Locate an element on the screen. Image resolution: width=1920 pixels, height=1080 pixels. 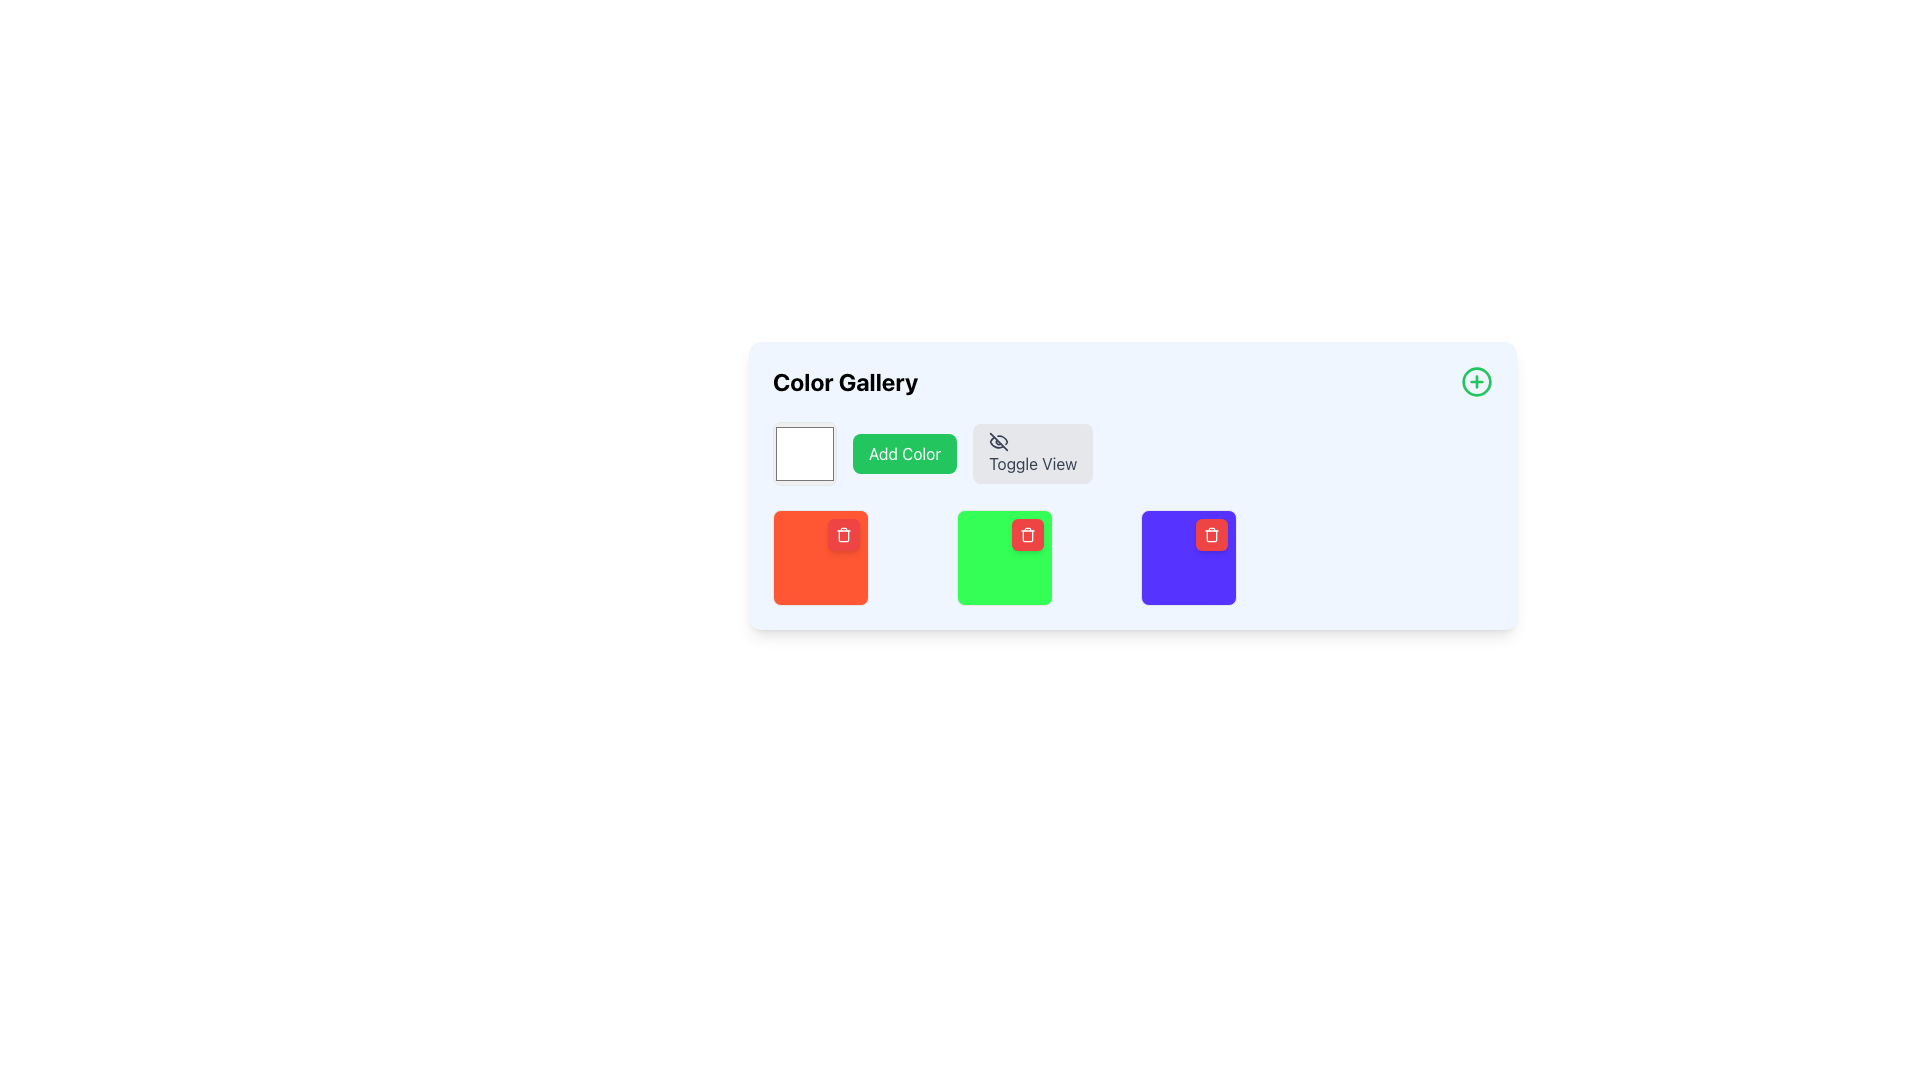
the button located at the top-right corner of the 'Color Gallery' section is located at coordinates (1477, 381).